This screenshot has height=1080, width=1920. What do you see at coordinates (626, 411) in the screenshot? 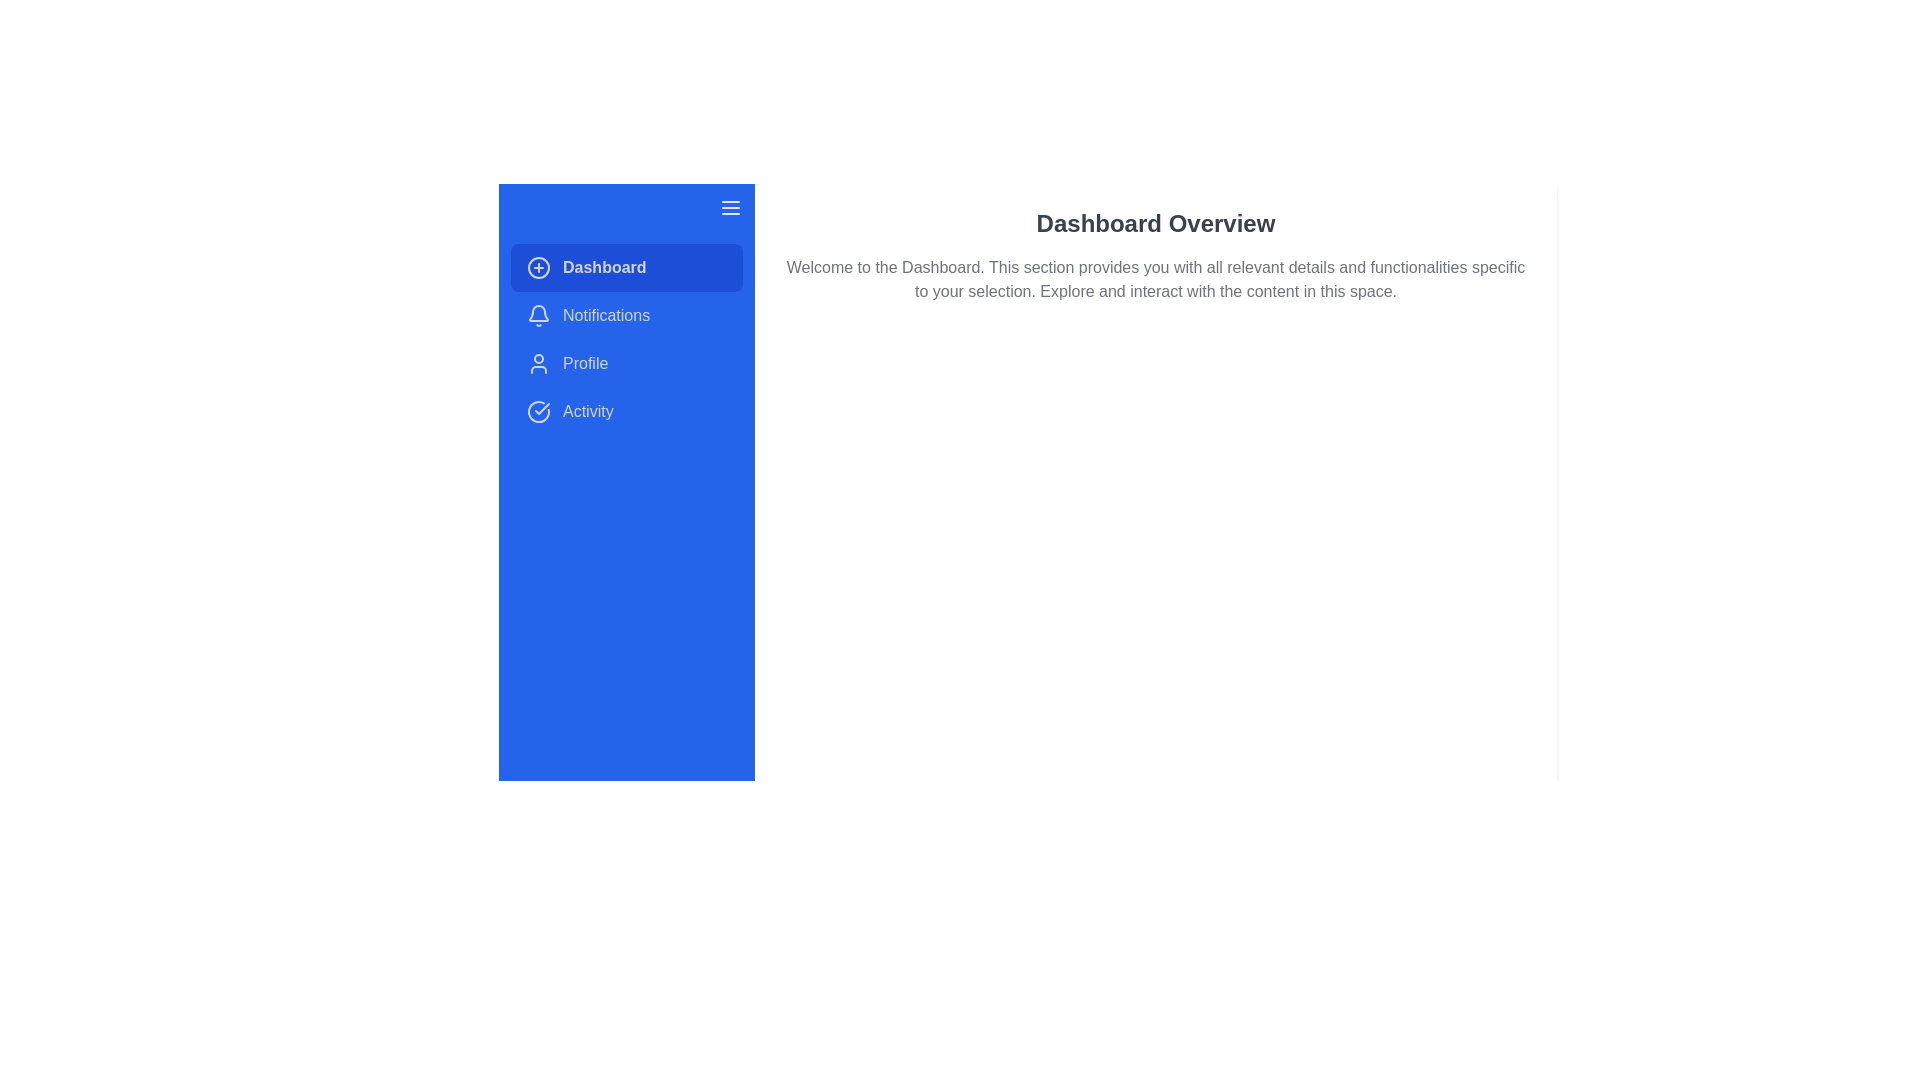
I see `the menu item Activity by clicking on it` at bounding box center [626, 411].